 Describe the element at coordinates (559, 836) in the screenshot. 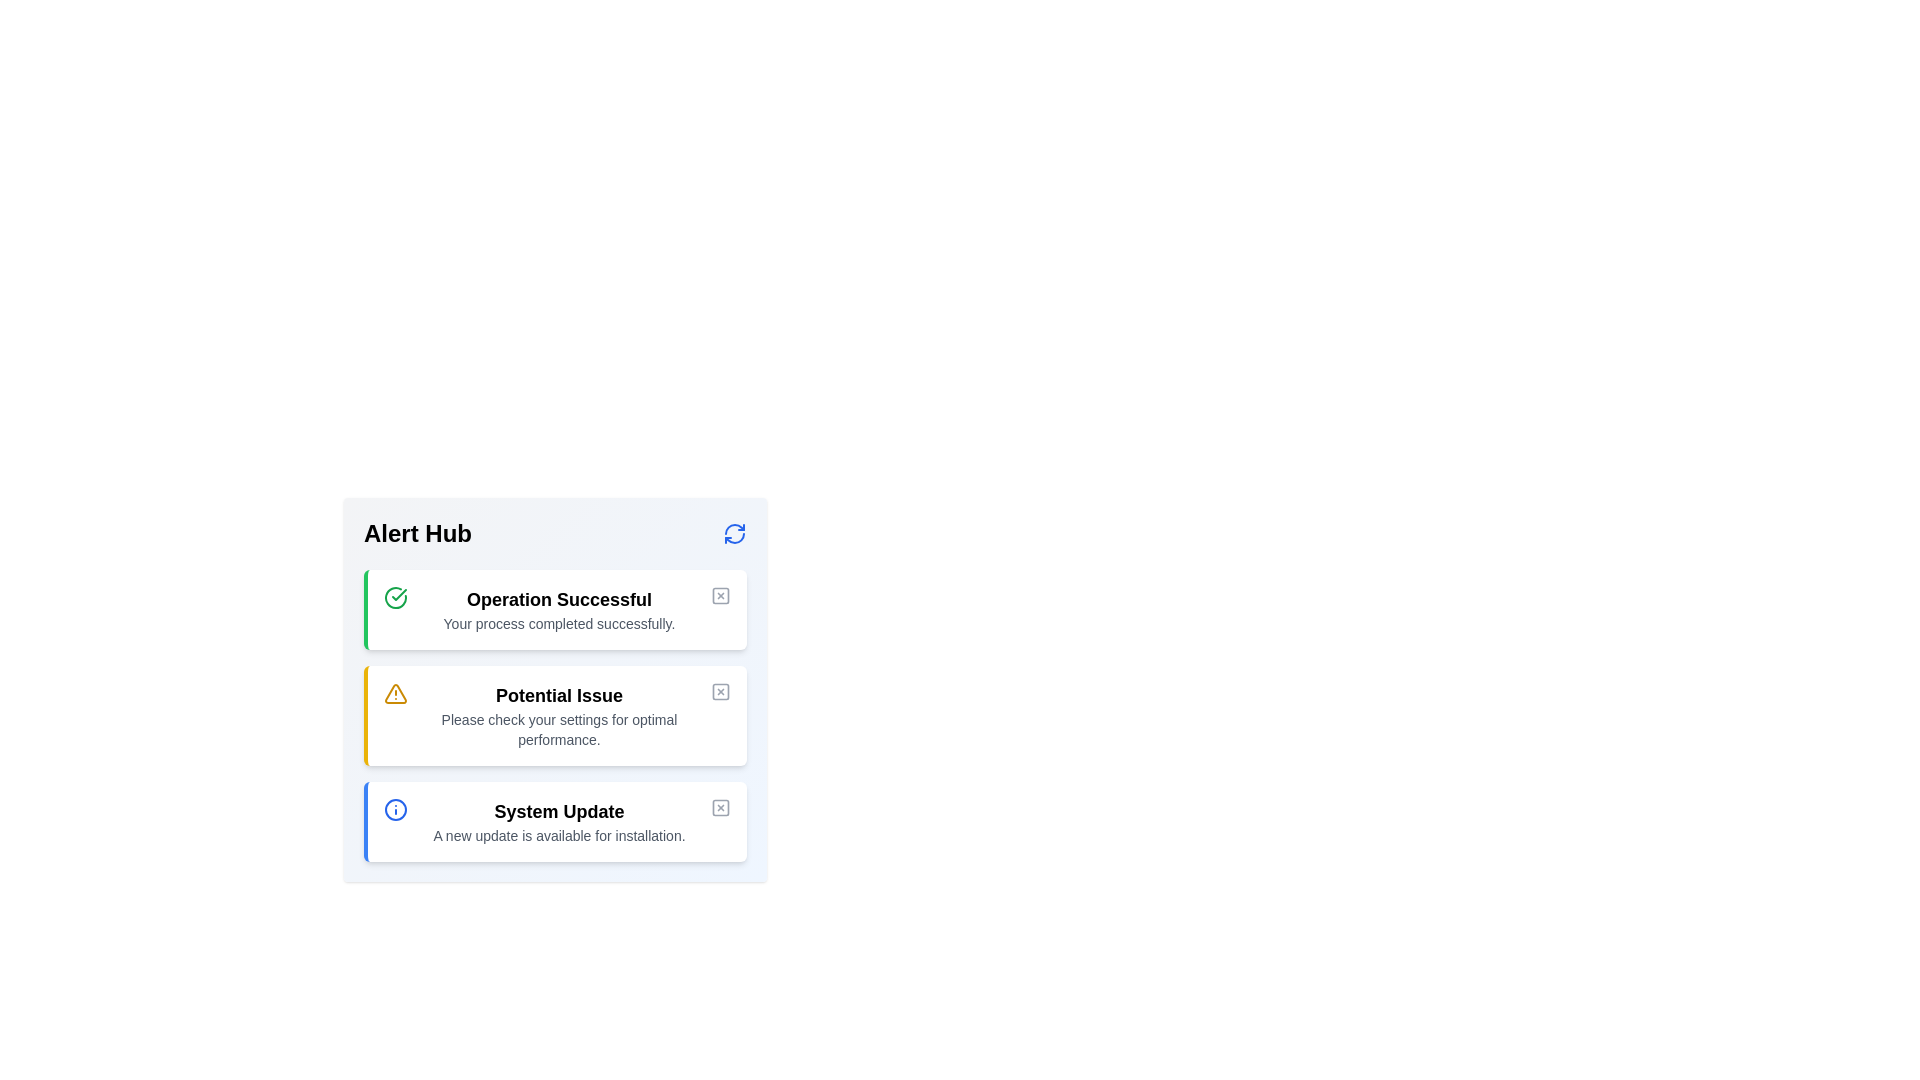

I see `notification message text related to 'System Update', which is located directly beneath the 'System Update' title in the bottommost card section of the Alert Hub` at that location.